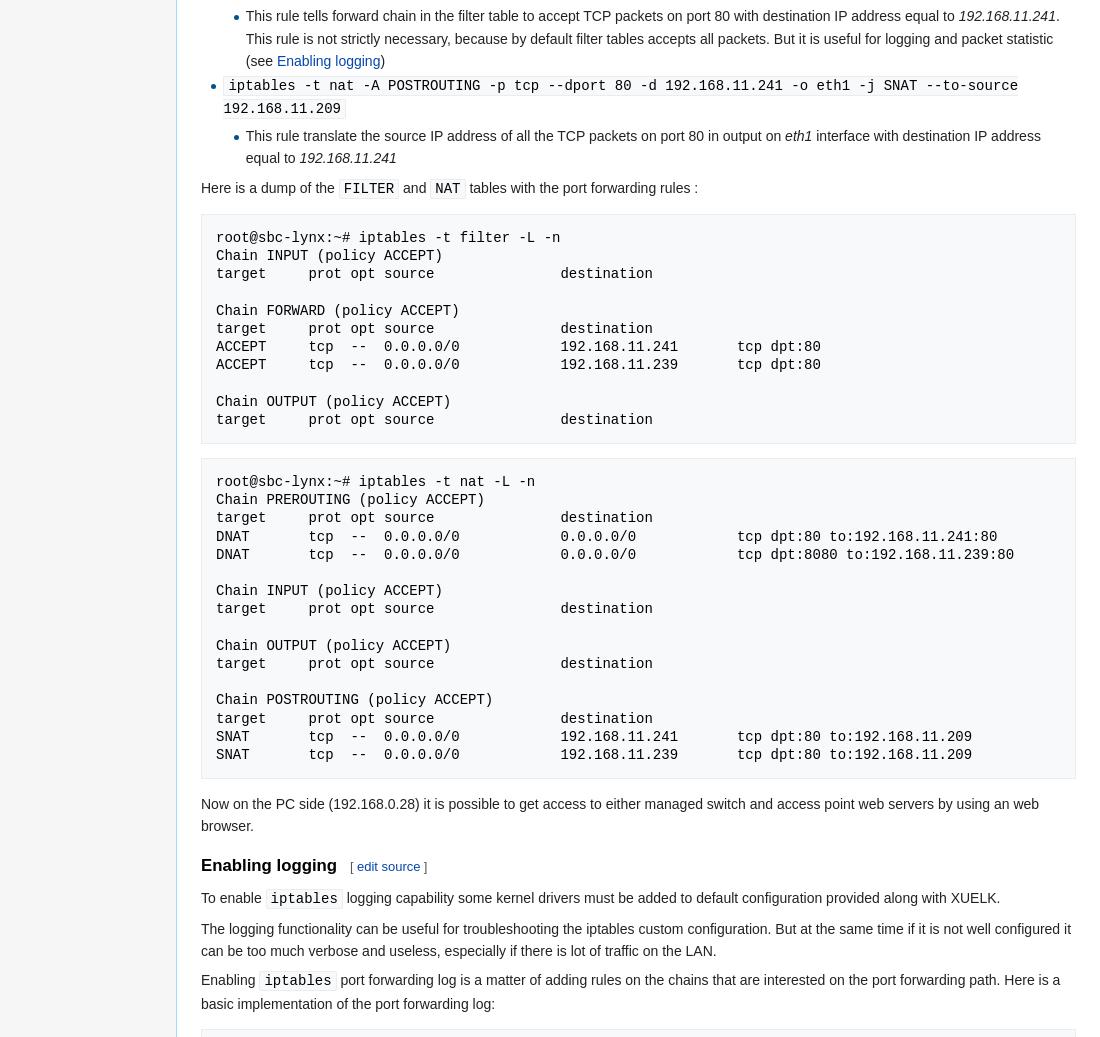 The width and height of the screenshot is (1100, 1037). What do you see at coordinates (600, 14) in the screenshot?
I see `'This rule tells forward chain in the filter table to accept TCP packets on port 80 with destination IP address equal to'` at bounding box center [600, 14].